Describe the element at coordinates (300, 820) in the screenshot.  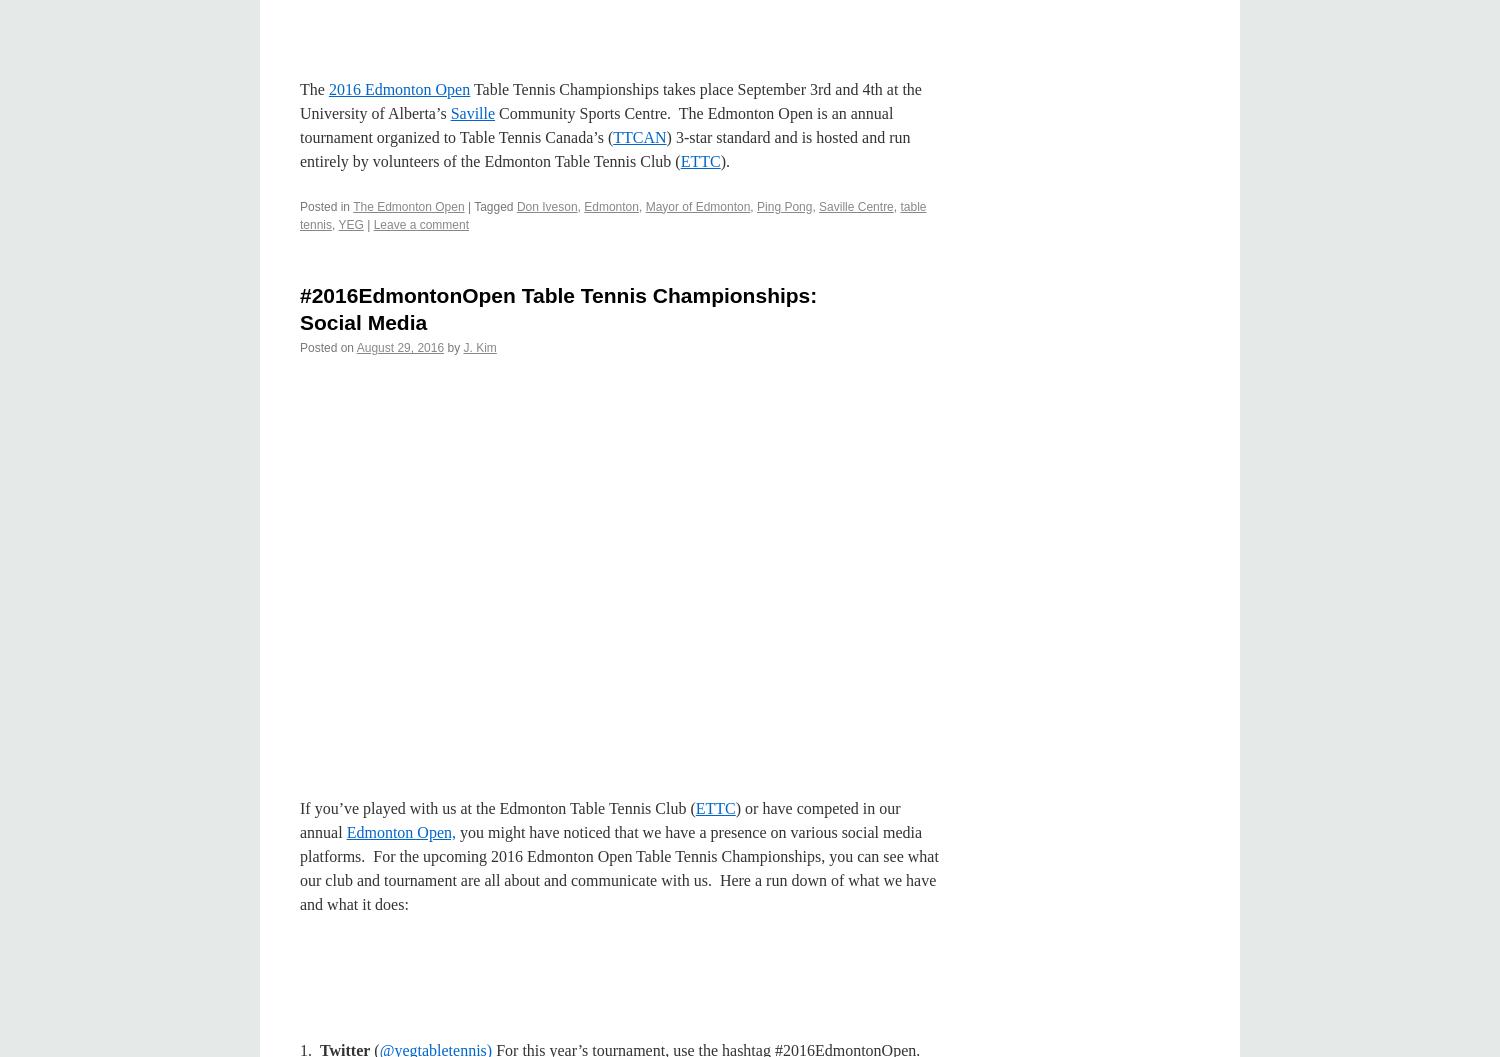
I see `') or have competed in our annual'` at that location.